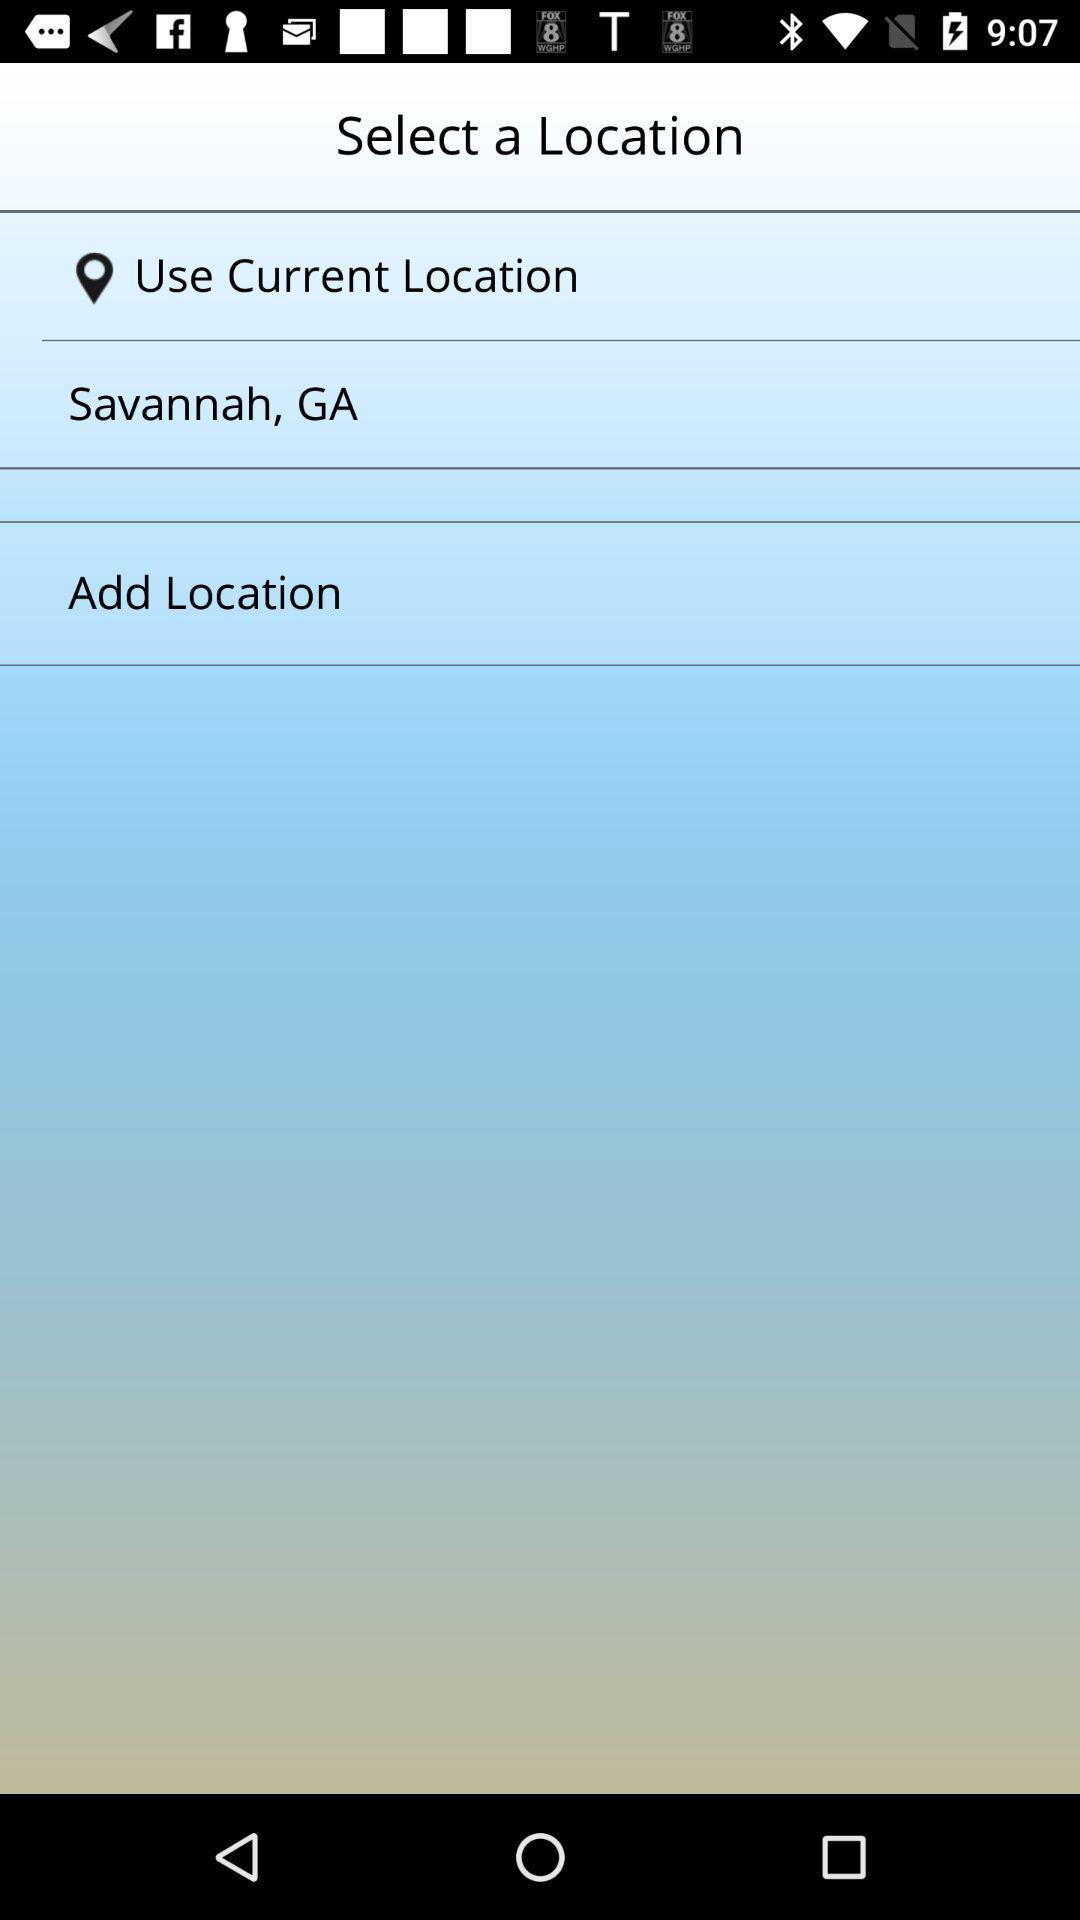 Image resolution: width=1080 pixels, height=1920 pixels. Describe the element at coordinates (540, 149) in the screenshot. I see `heading of the page` at that location.